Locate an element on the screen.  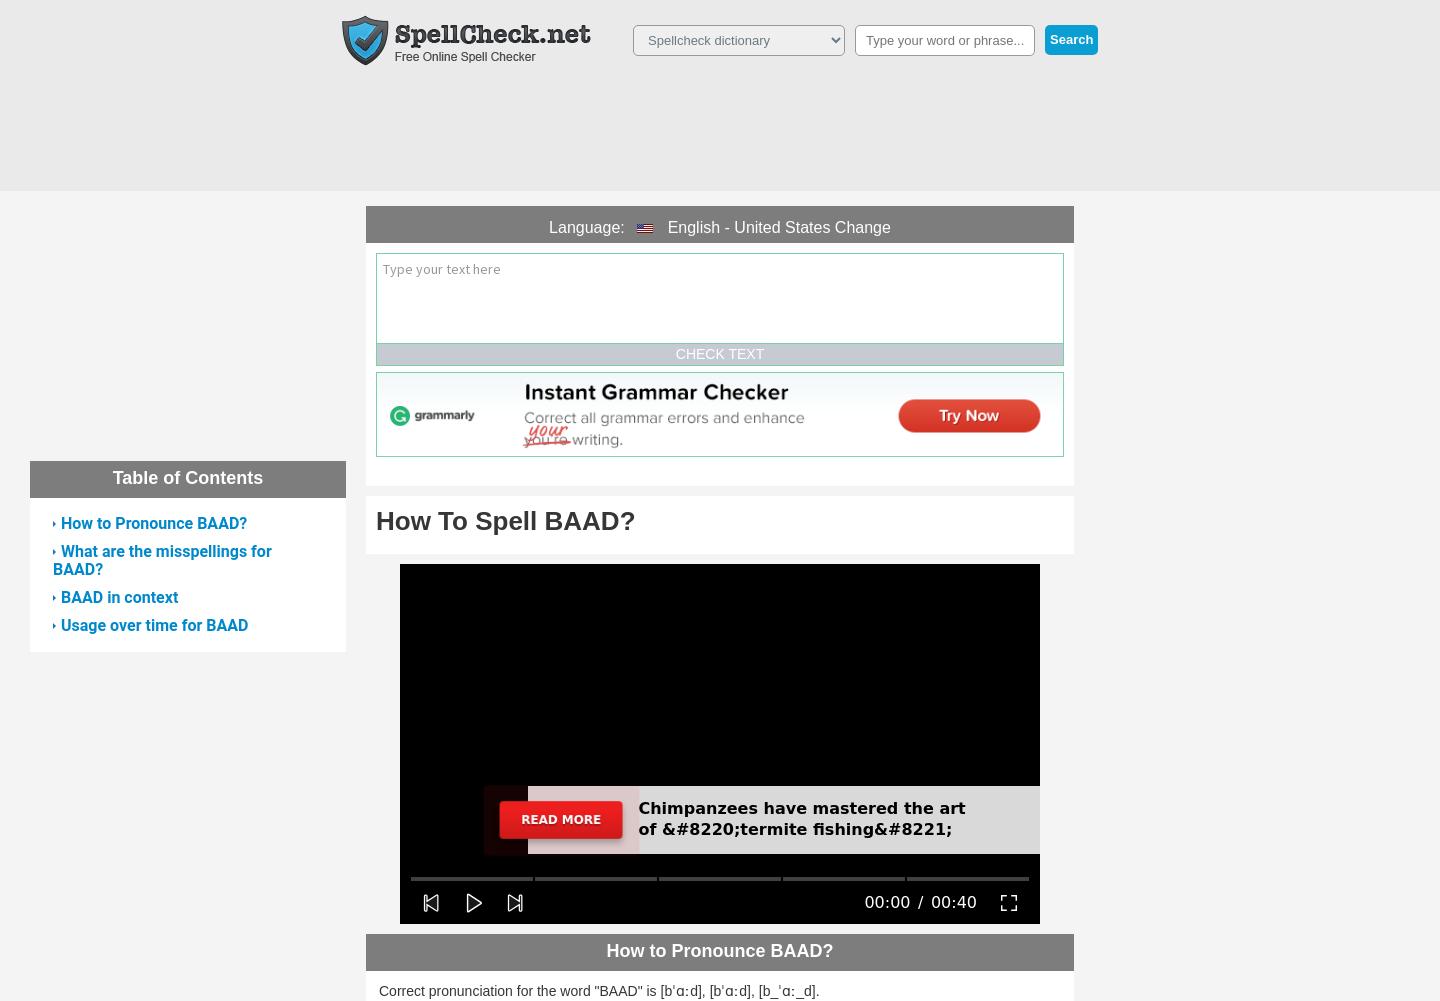
'Table of Contents' is located at coordinates (112, 477).